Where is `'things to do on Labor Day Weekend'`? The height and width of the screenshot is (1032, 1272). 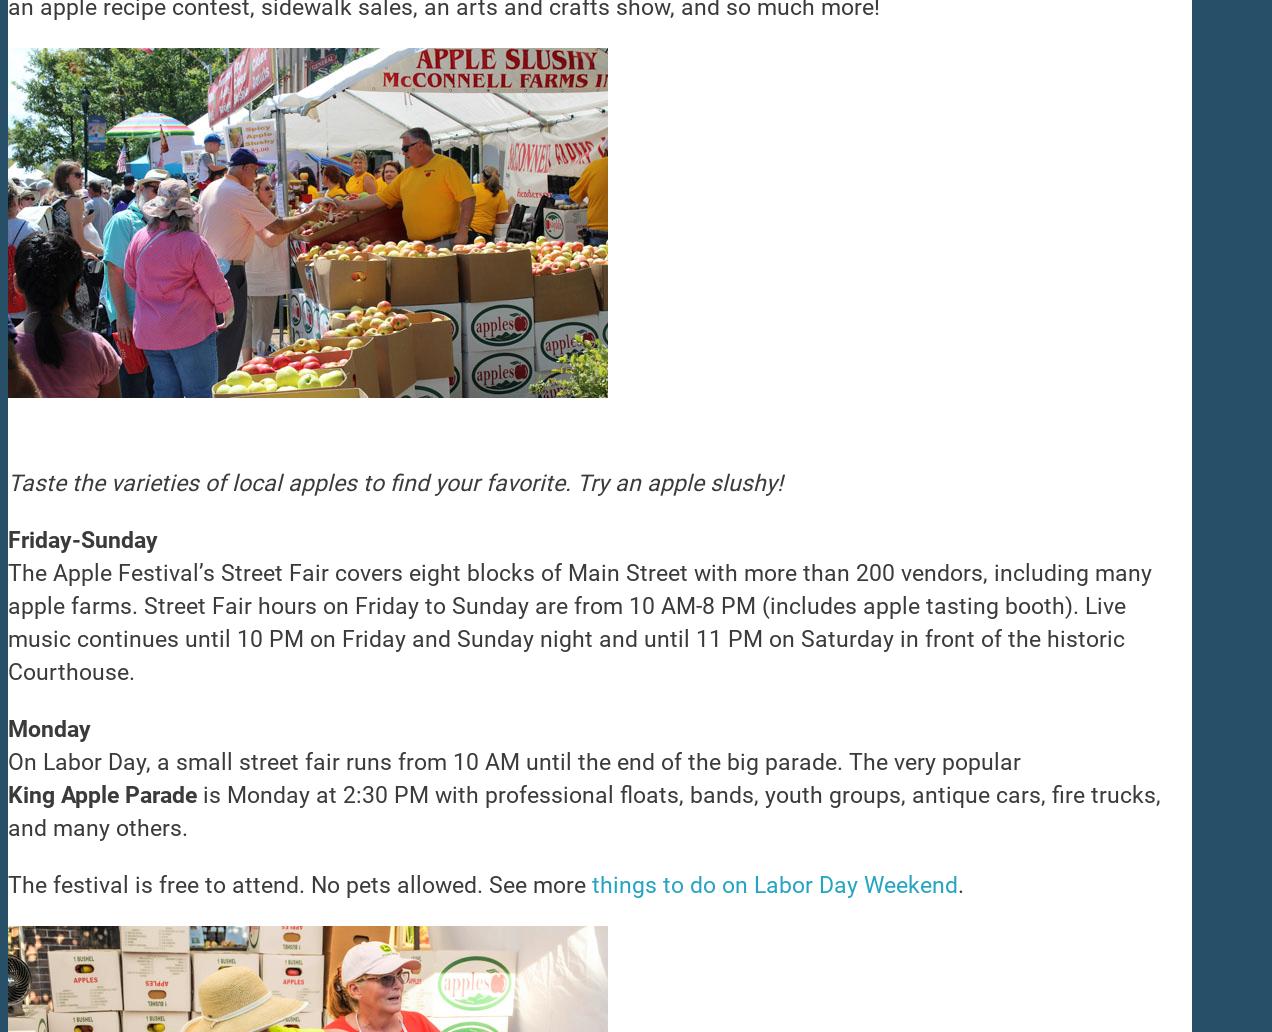 'things to do on Labor Day Weekend' is located at coordinates (774, 885).